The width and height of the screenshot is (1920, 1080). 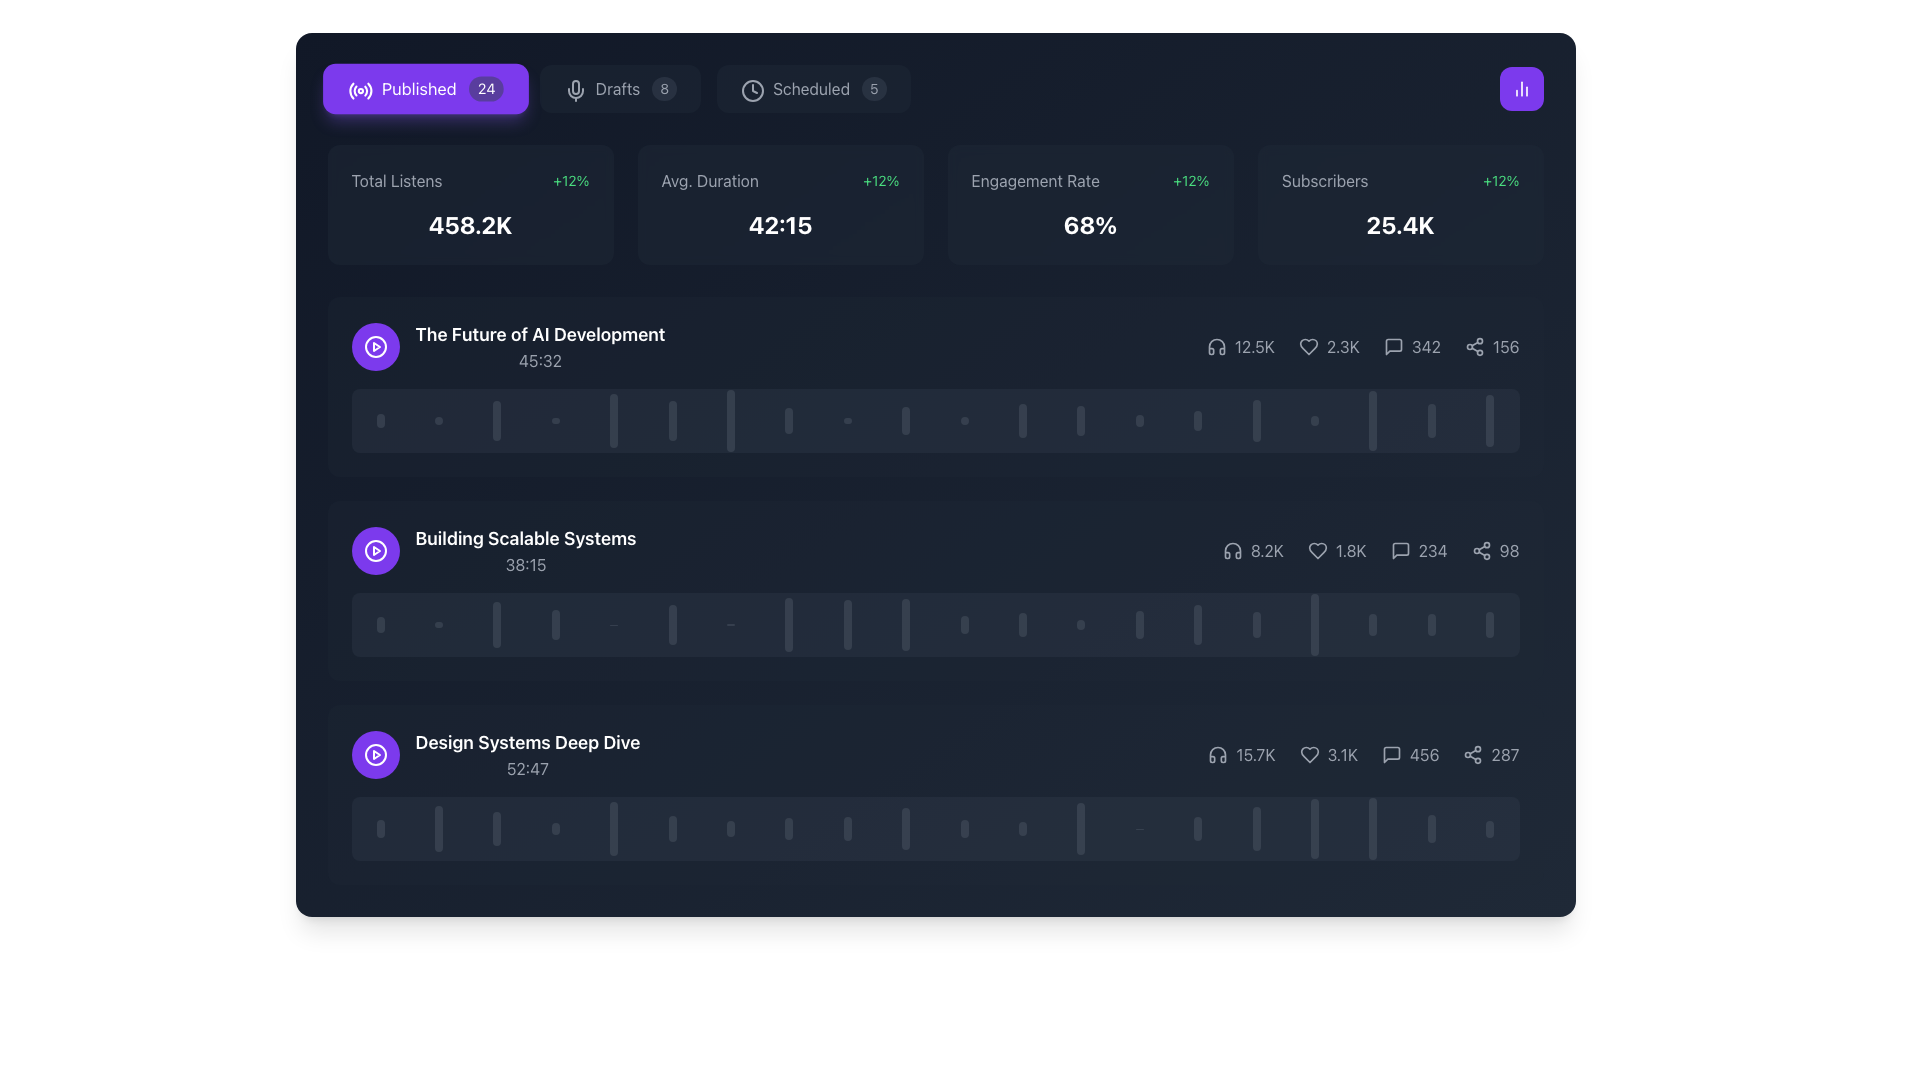 I want to click on the comment bubble icon displaying the number '234', so click(x=1418, y=551).